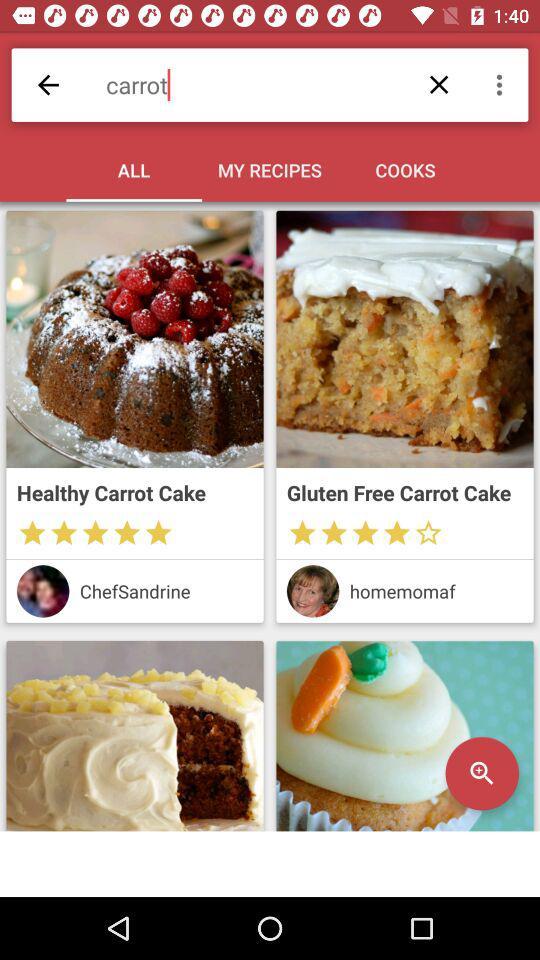  Describe the element at coordinates (405, 735) in the screenshot. I see `magnifier` at that location.